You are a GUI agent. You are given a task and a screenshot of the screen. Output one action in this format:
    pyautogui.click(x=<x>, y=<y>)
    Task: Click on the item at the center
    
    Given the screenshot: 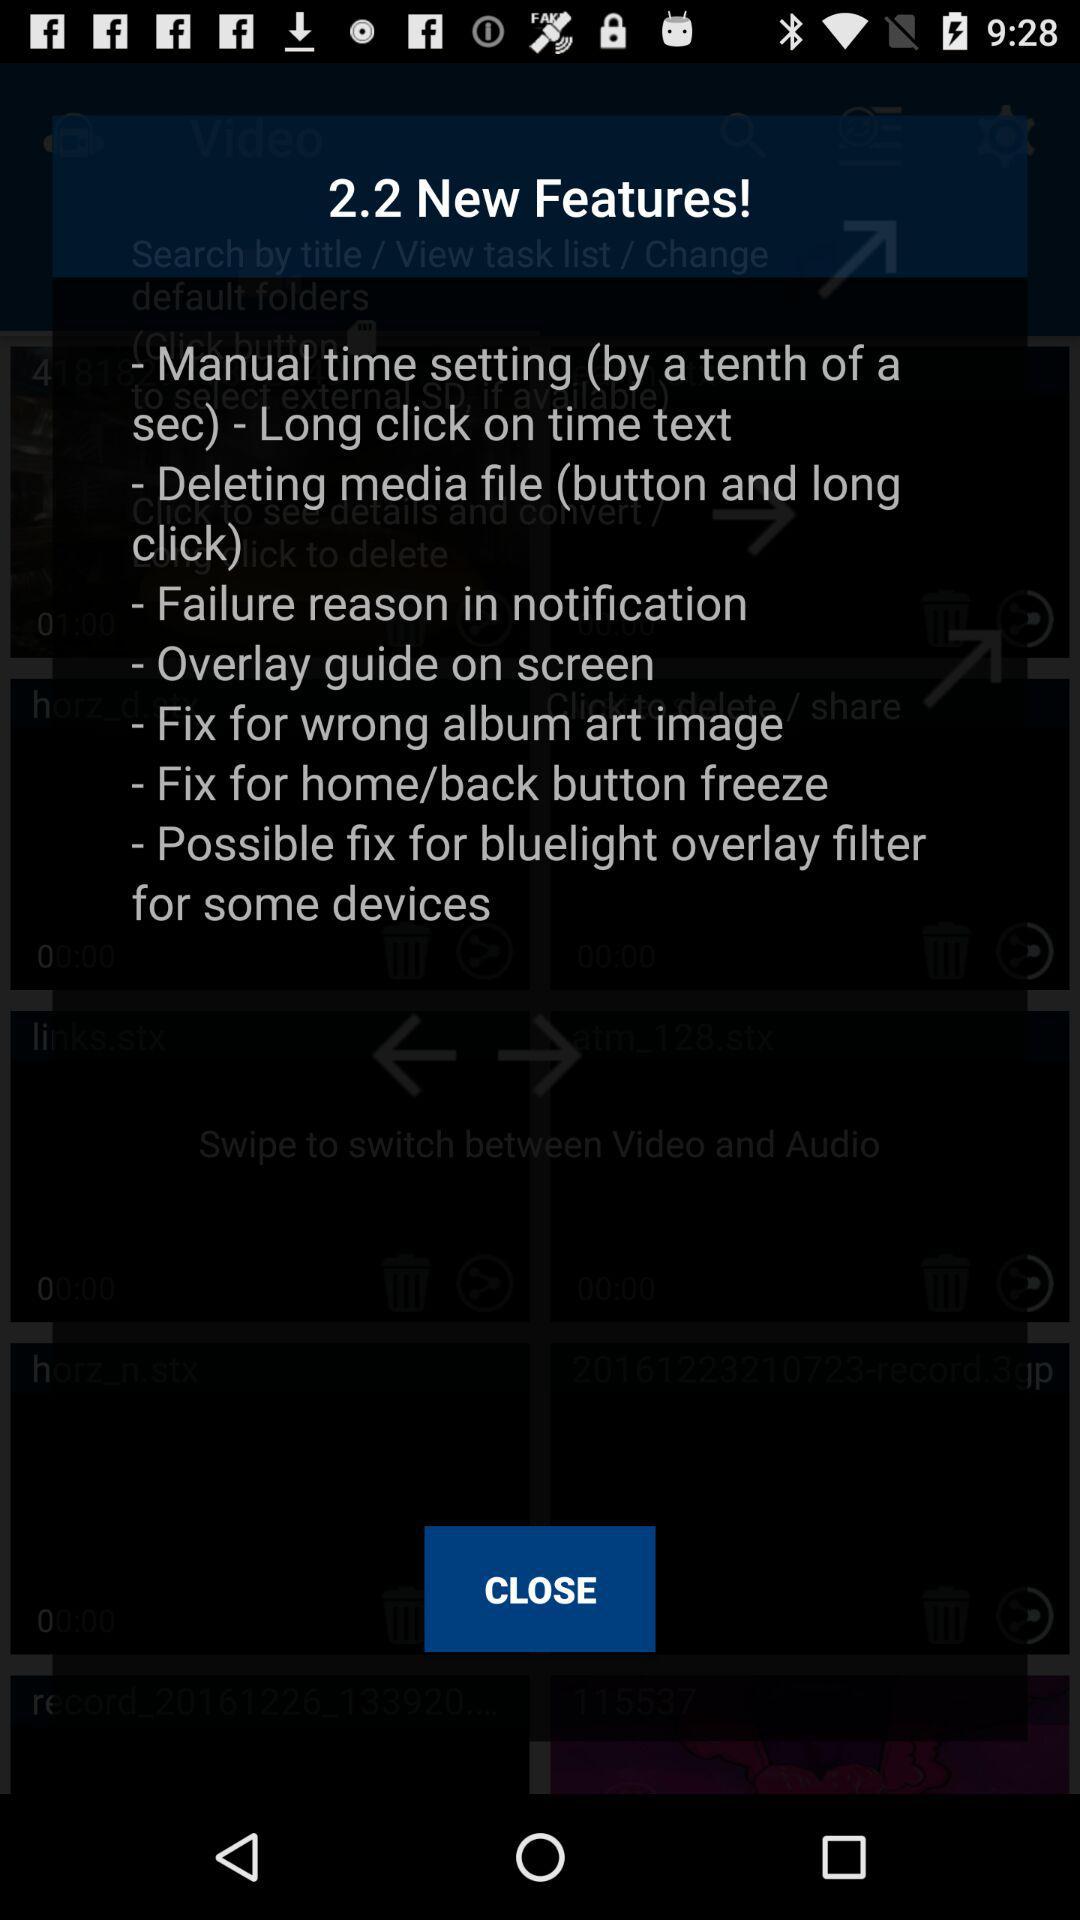 What is the action you would take?
    pyautogui.click(x=540, y=914)
    